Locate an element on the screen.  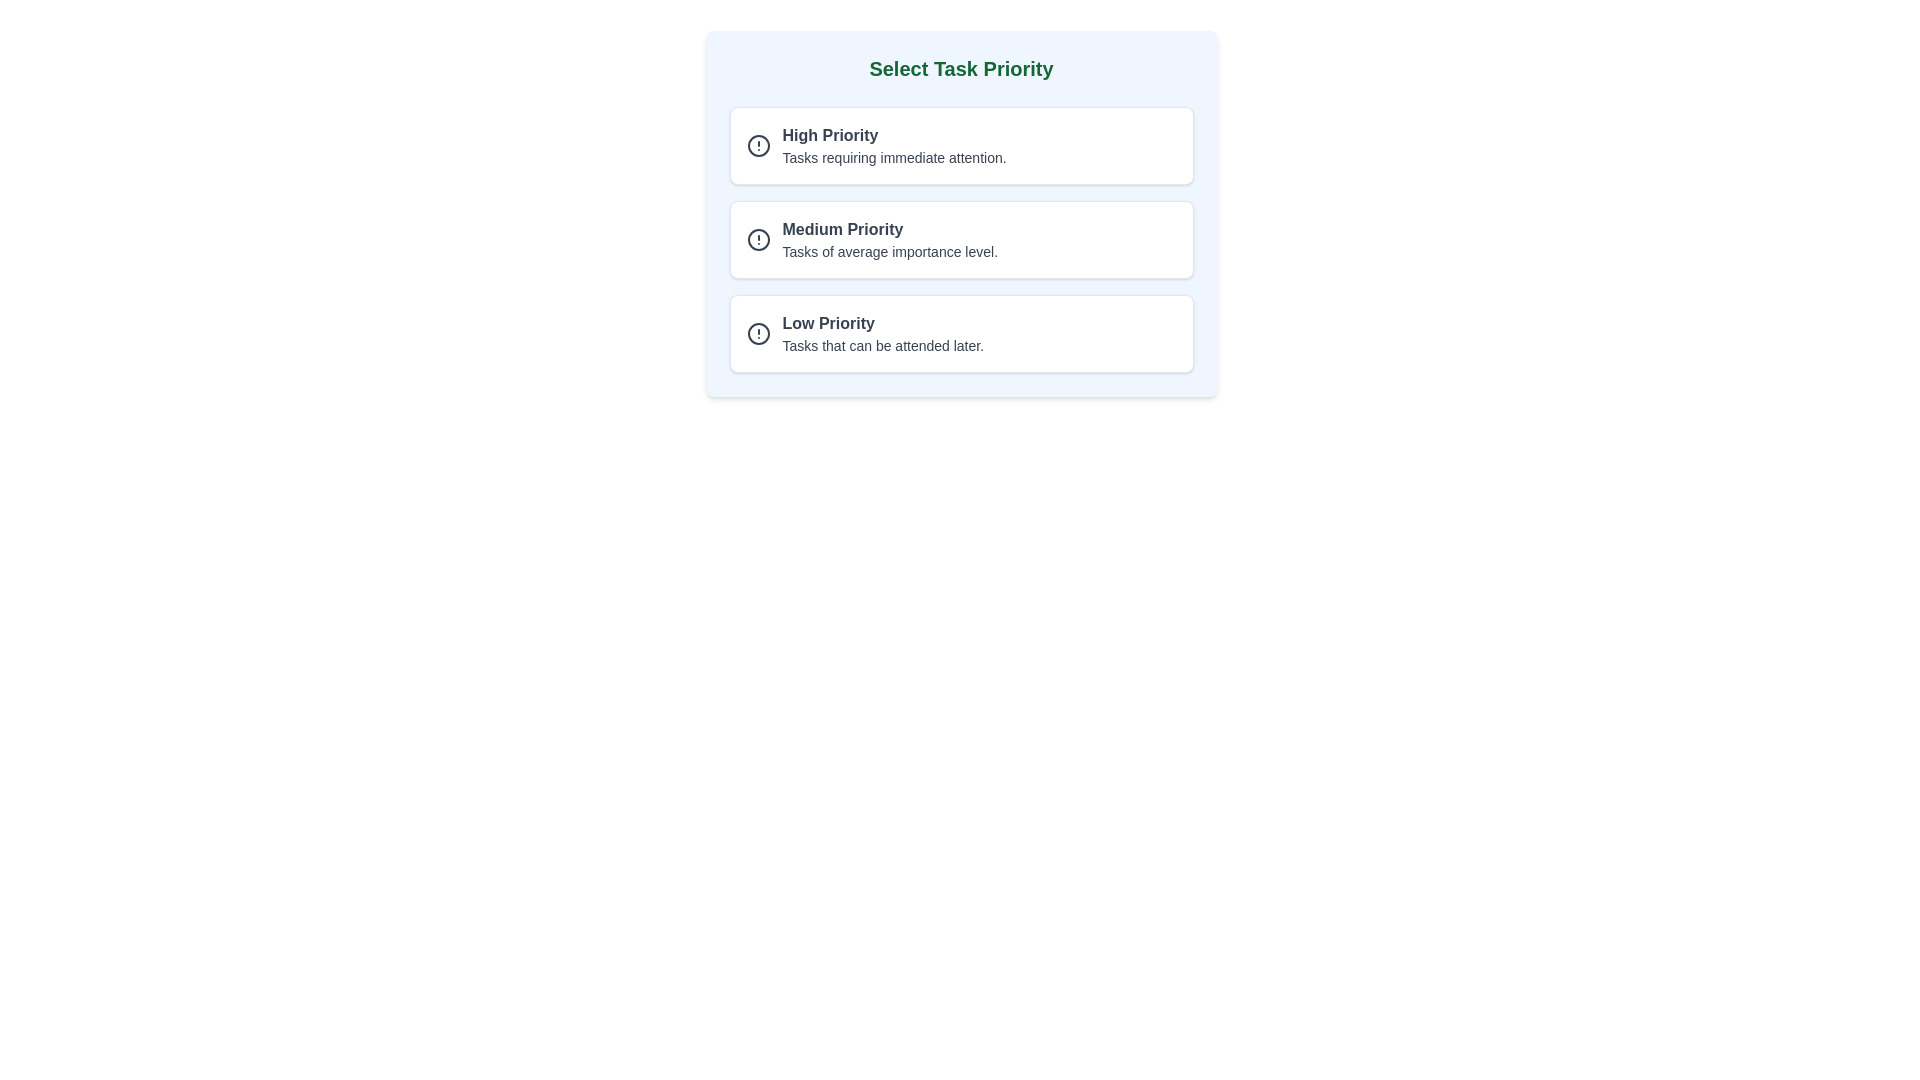
the priority level by clicking the corresponding button: Medium Priority is located at coordinates (961, 238).